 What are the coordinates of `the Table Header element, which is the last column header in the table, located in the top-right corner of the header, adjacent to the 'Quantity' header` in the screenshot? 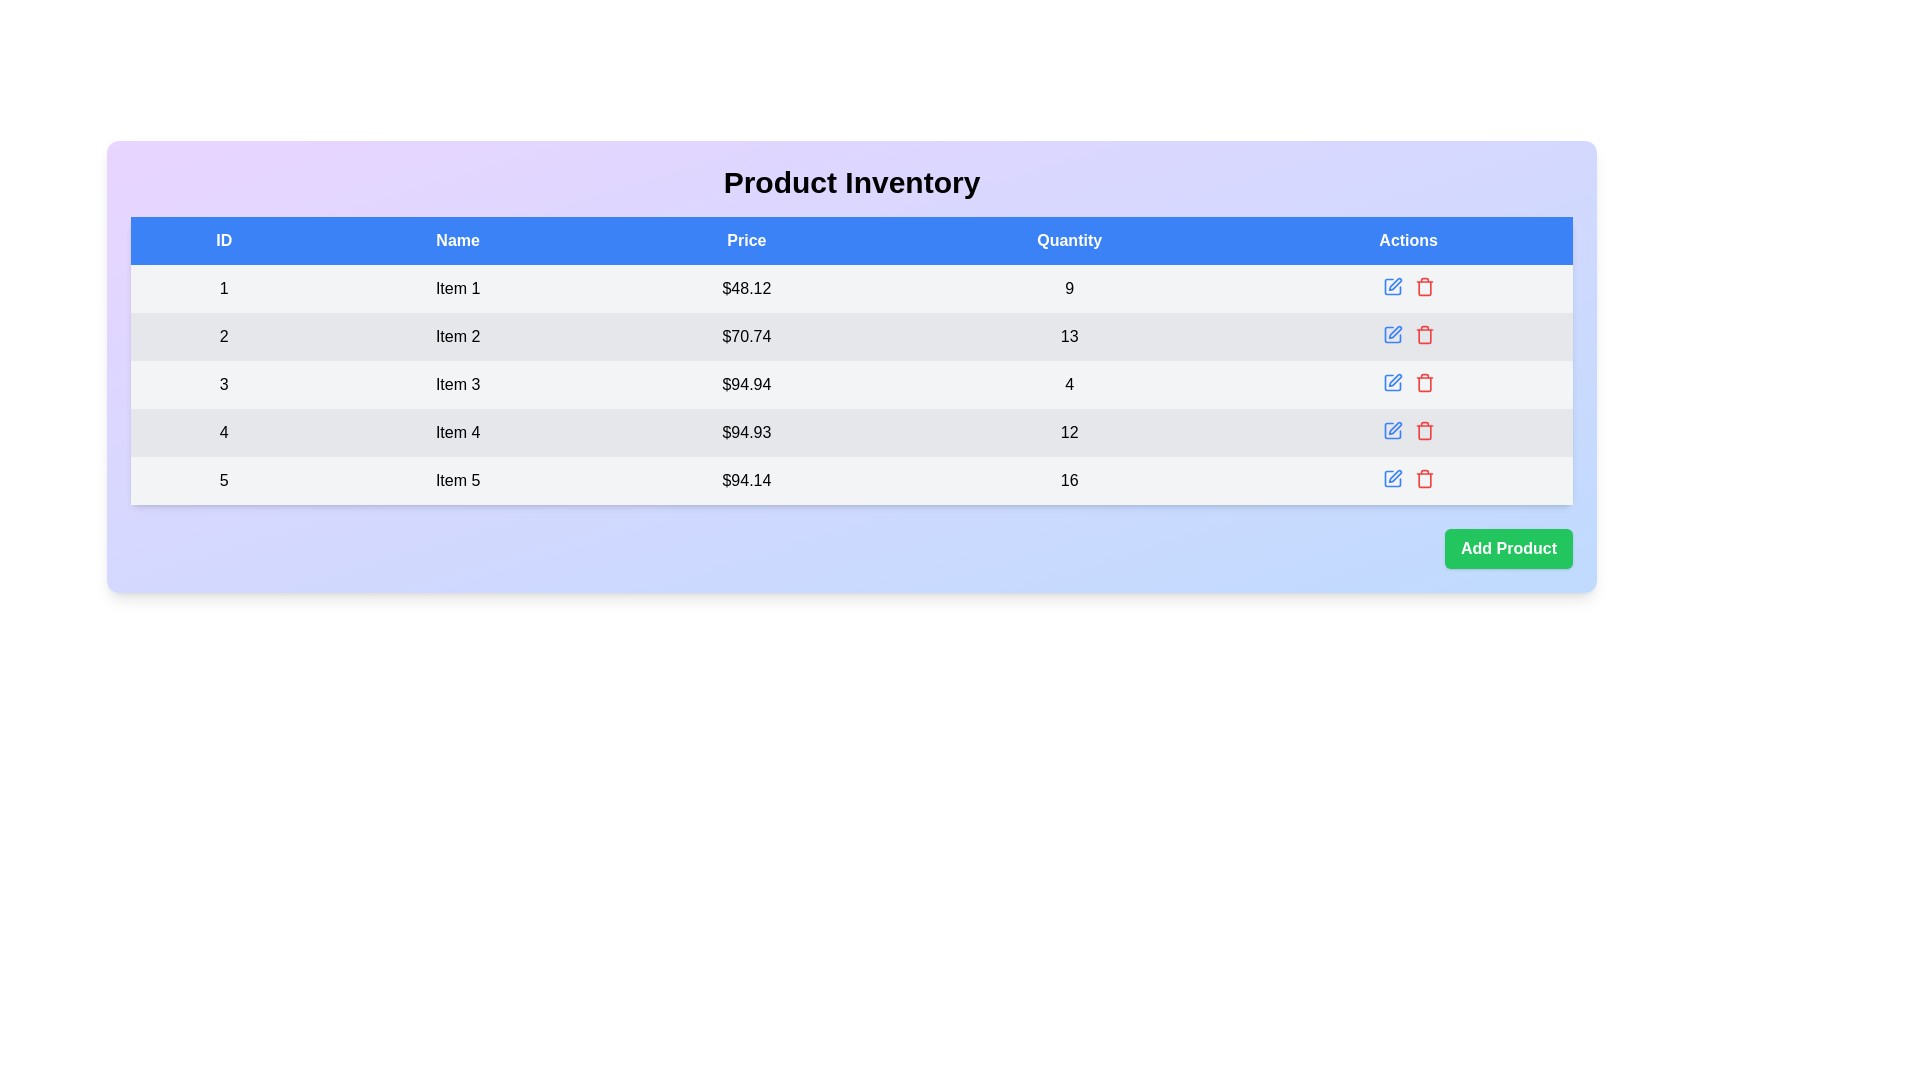 It's located at (1407, 239).